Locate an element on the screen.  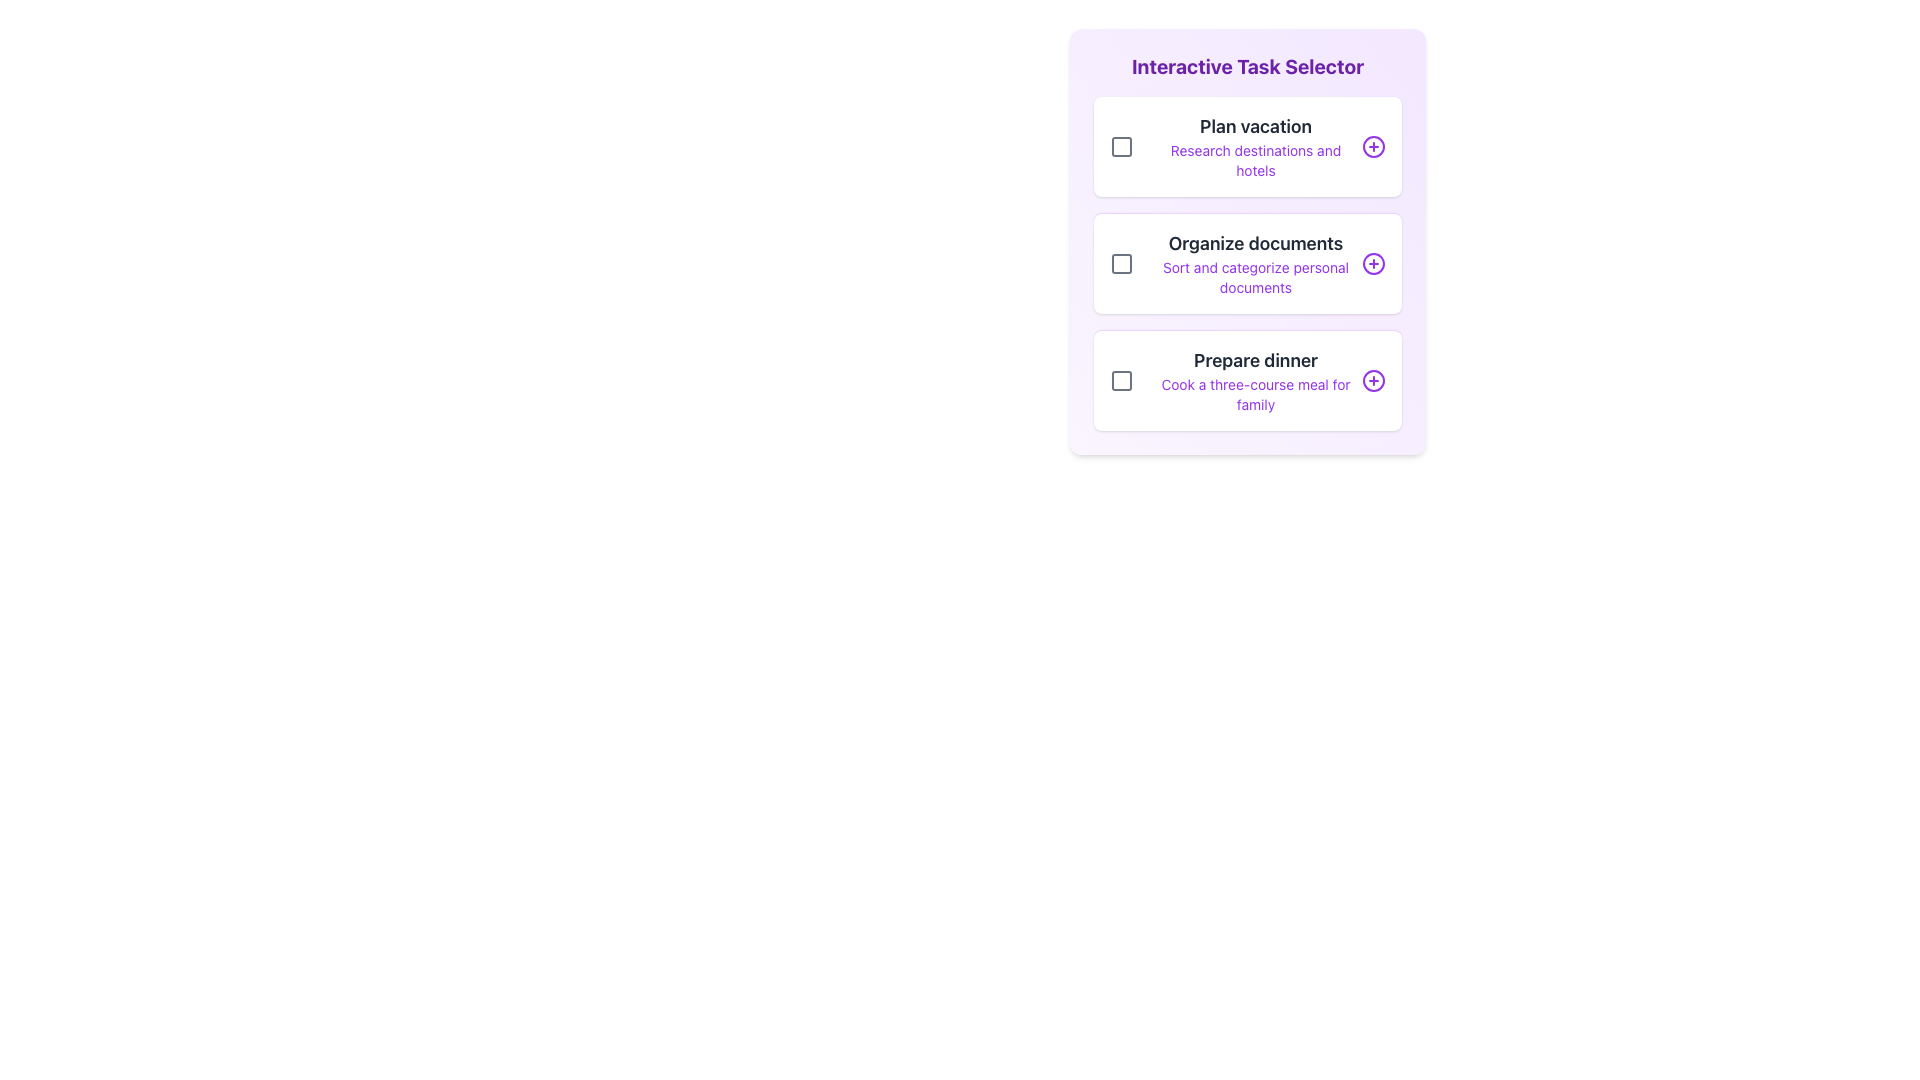
the rectangular SVG shape with a rounded border, positioned in the second row of the 'Interactive Task Selector' list, aligning with the 'Organize documents' checkbox is located at coordinates (1122, 262).